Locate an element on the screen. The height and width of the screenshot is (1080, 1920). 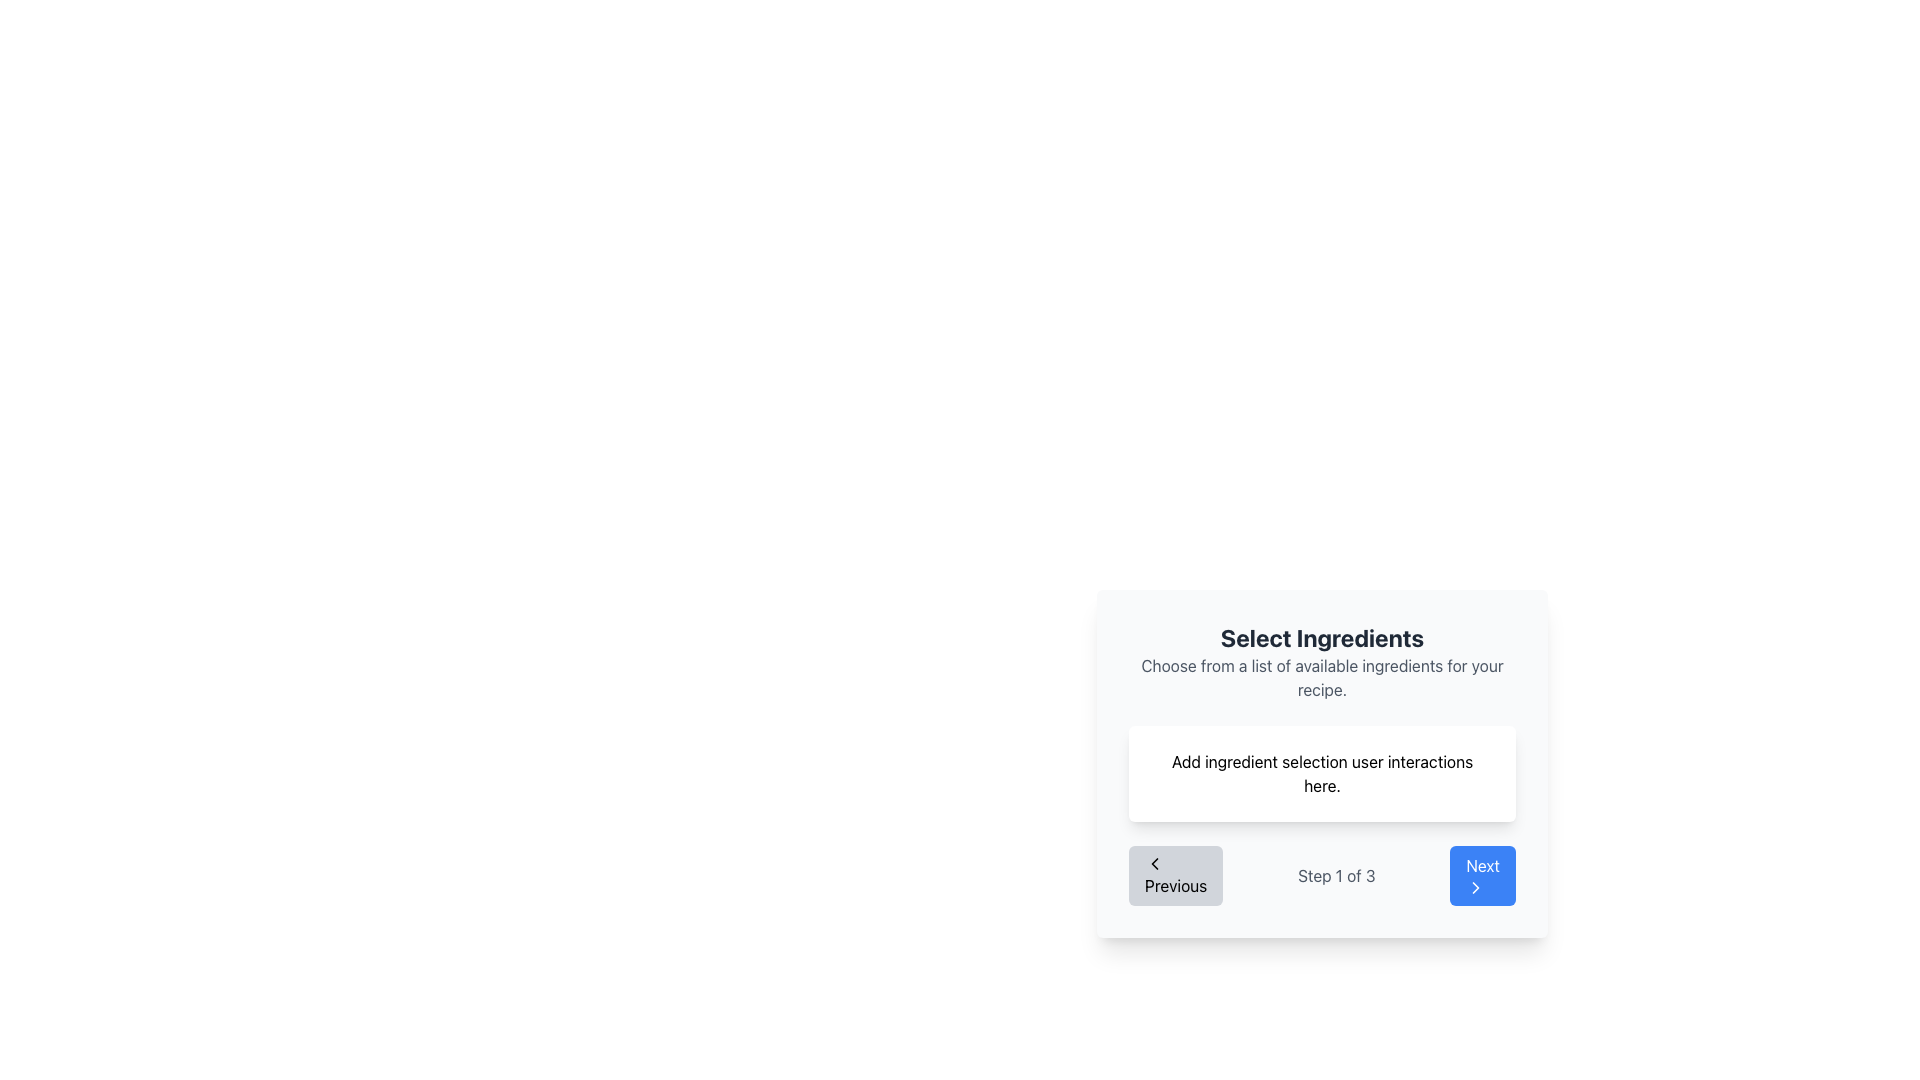
the chevron-right icon located in the 'Next' button section at the bottom-right corner of the 'Select Ingredients' dialog box is located at coordinates (1476, 886).